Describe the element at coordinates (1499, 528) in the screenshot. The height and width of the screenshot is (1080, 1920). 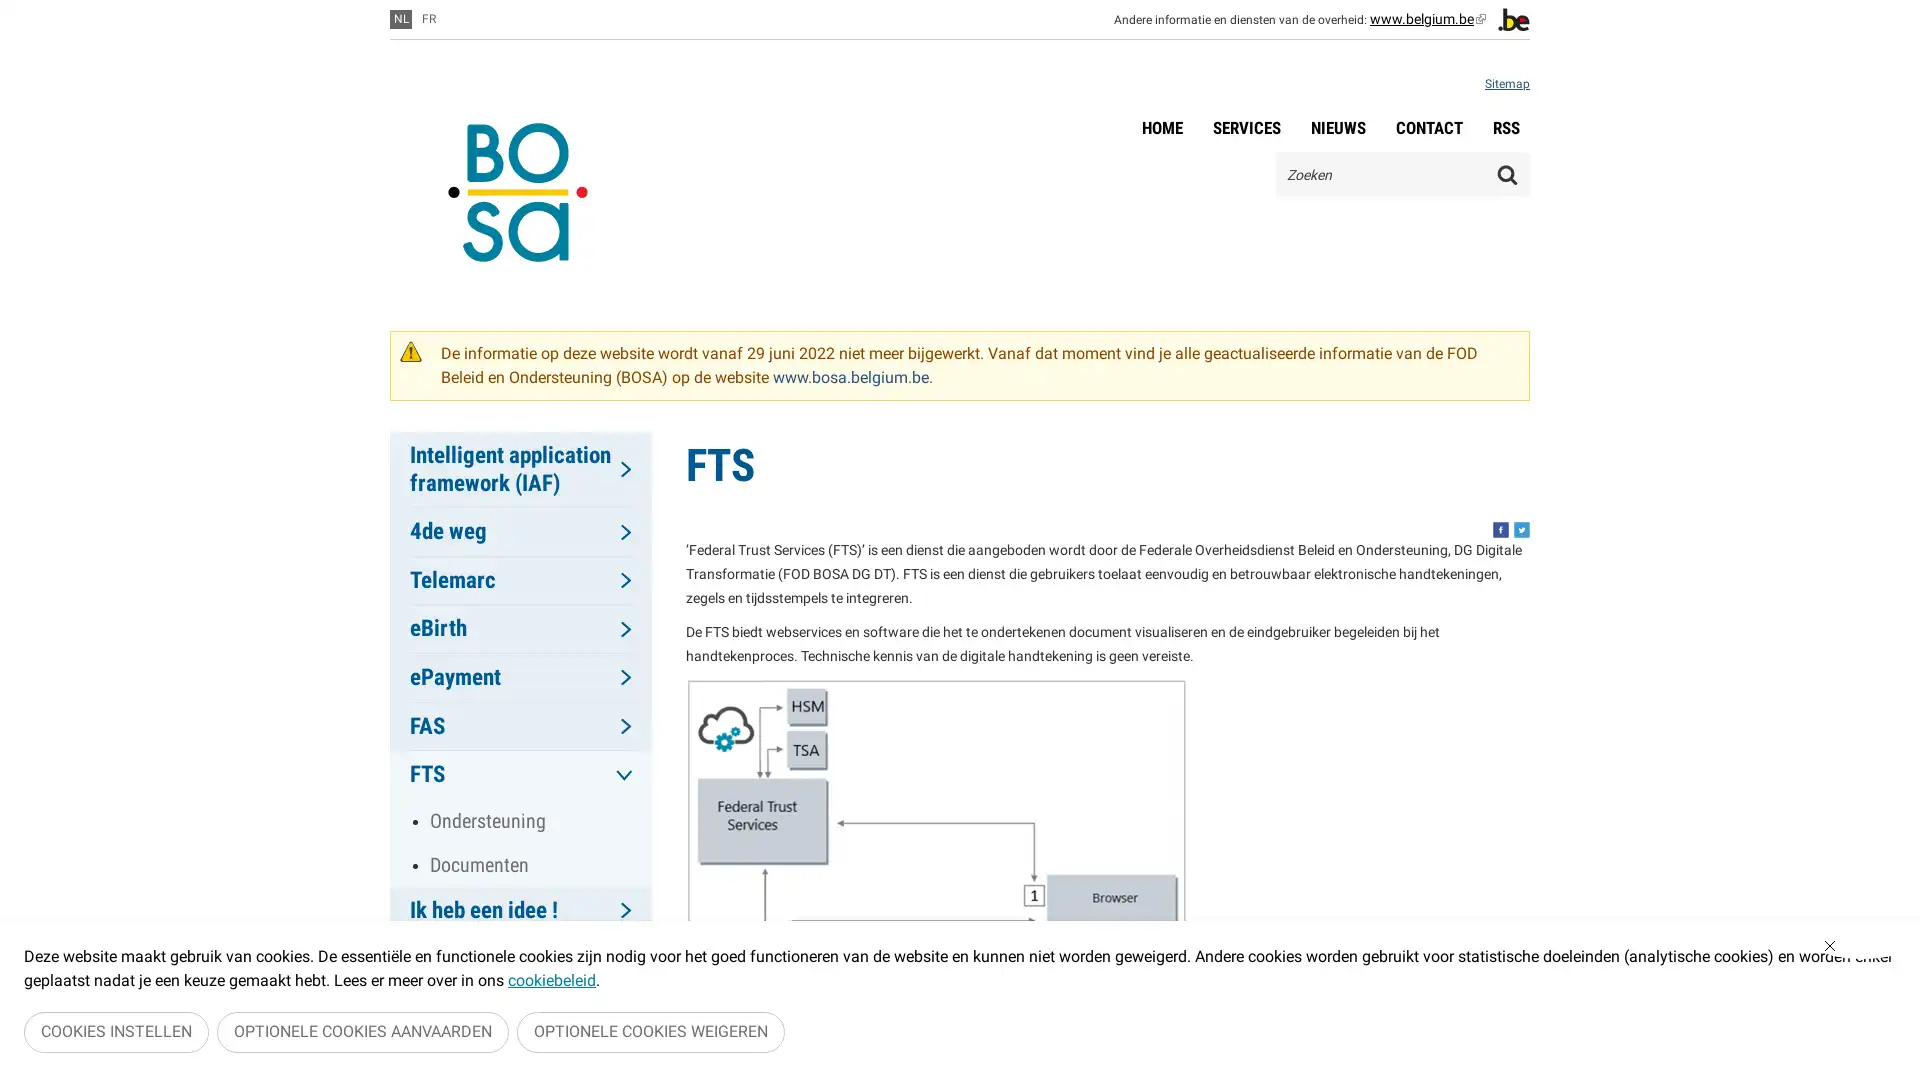
I see `Share this, facebook. This button opens a new window` at that location.